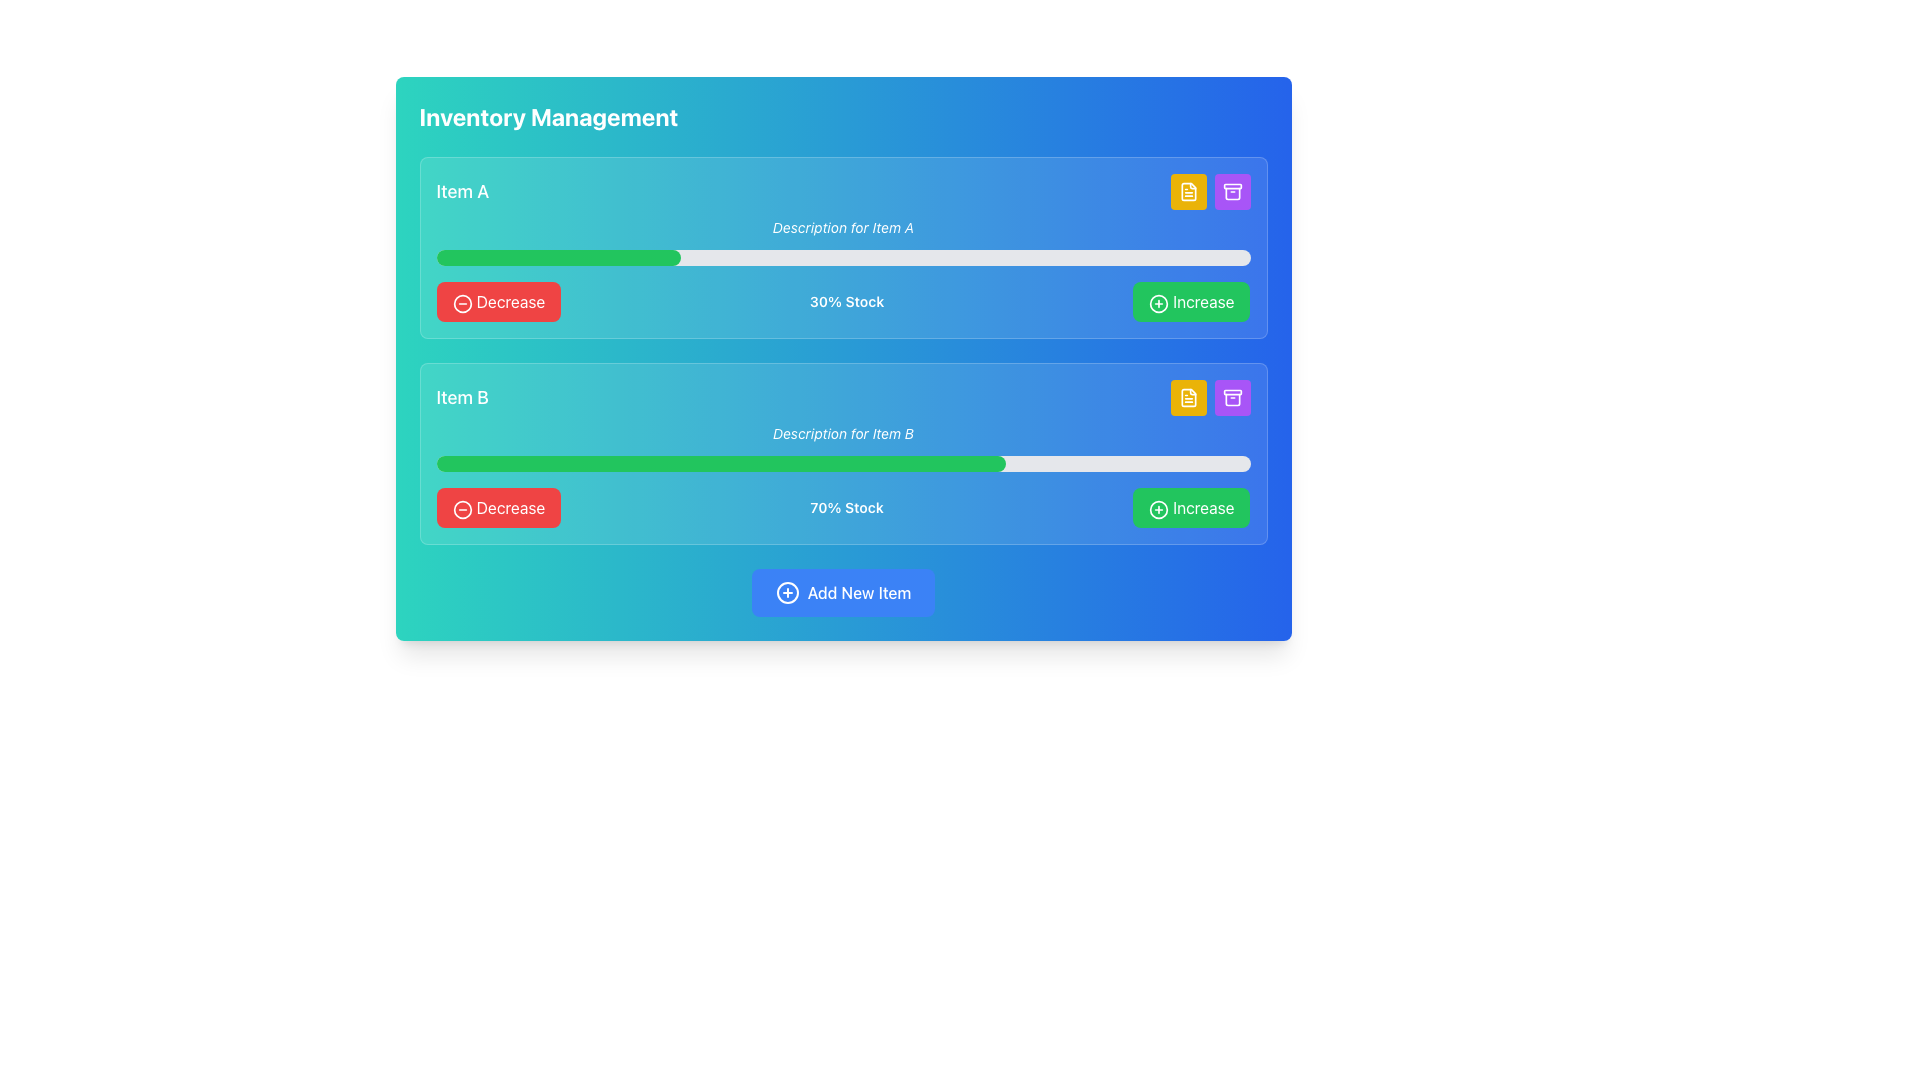 This screenshot has width=1920, height=1080. I want to click on the text label displaying the current stock percentage for 'Item B', located between the progress bar and the 'Increase' button, so click(847, 507).